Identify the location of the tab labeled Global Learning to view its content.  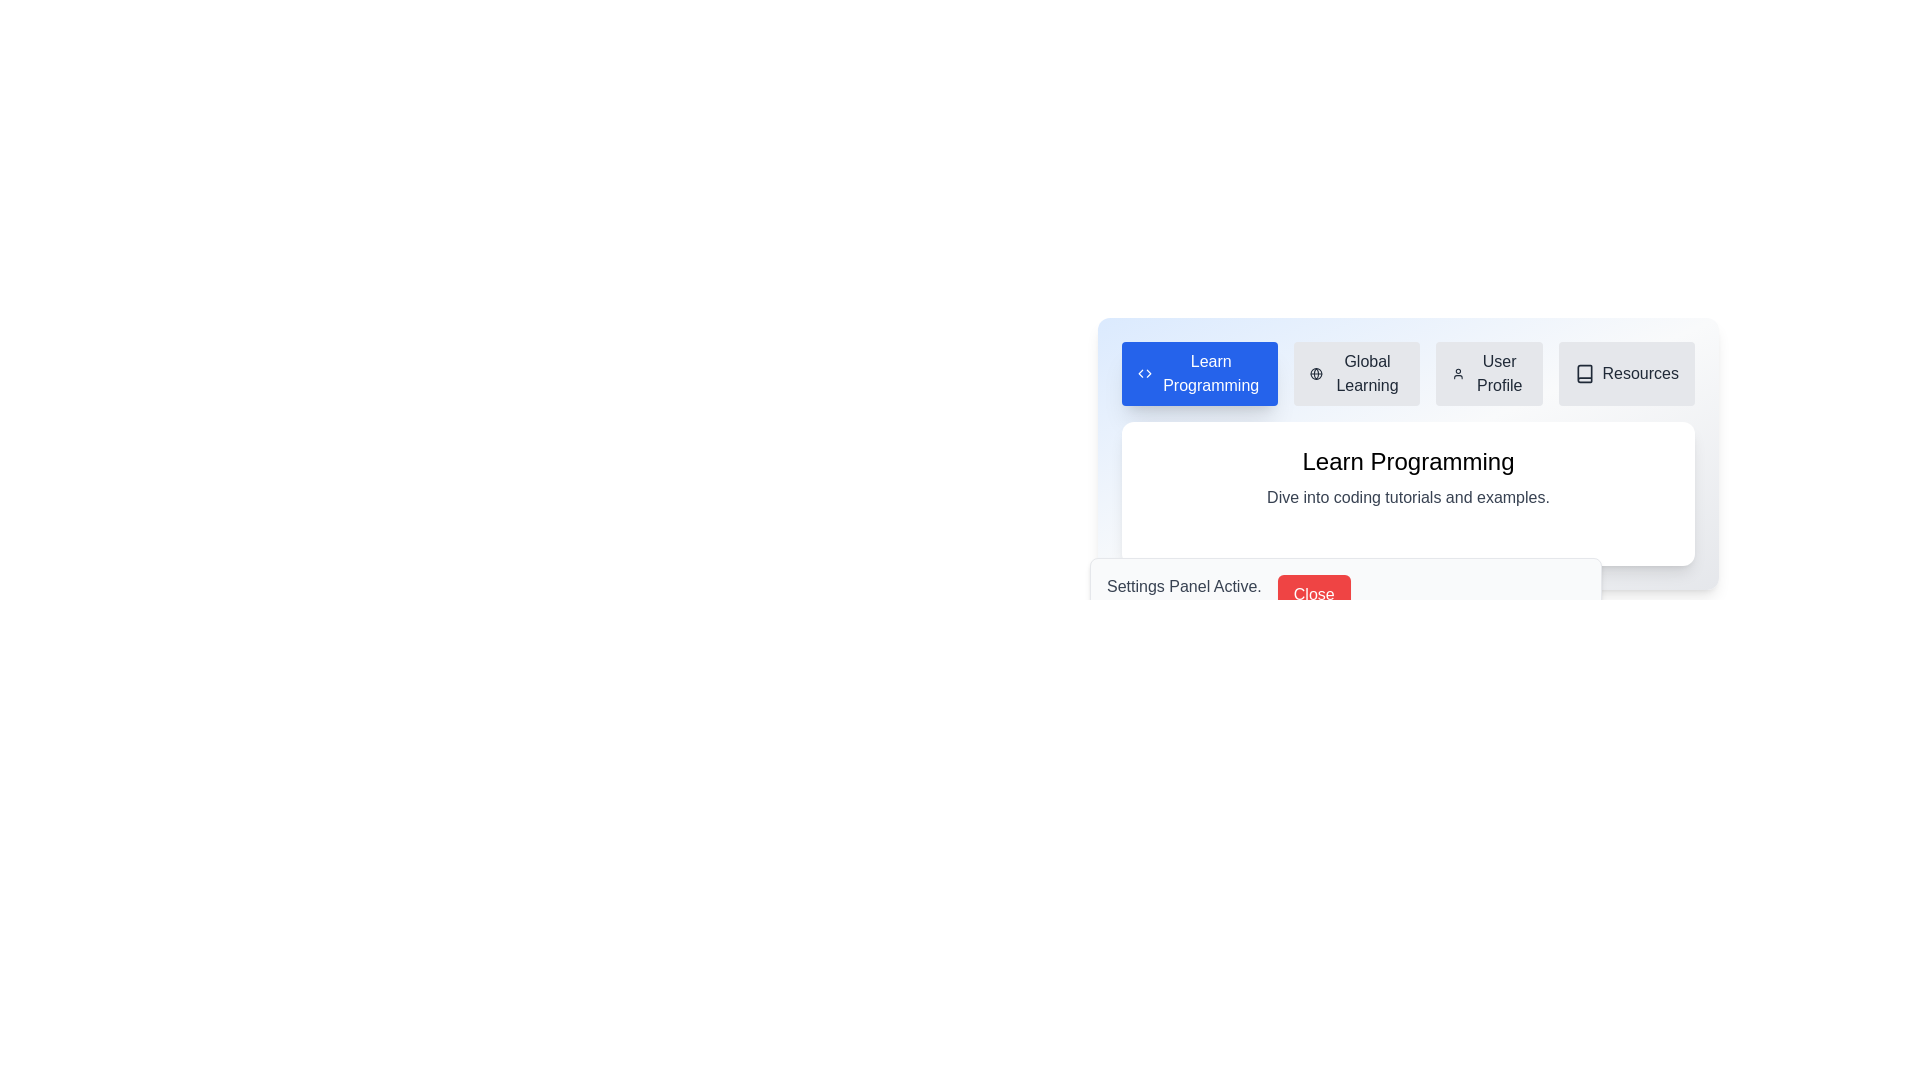
(1357, 374).